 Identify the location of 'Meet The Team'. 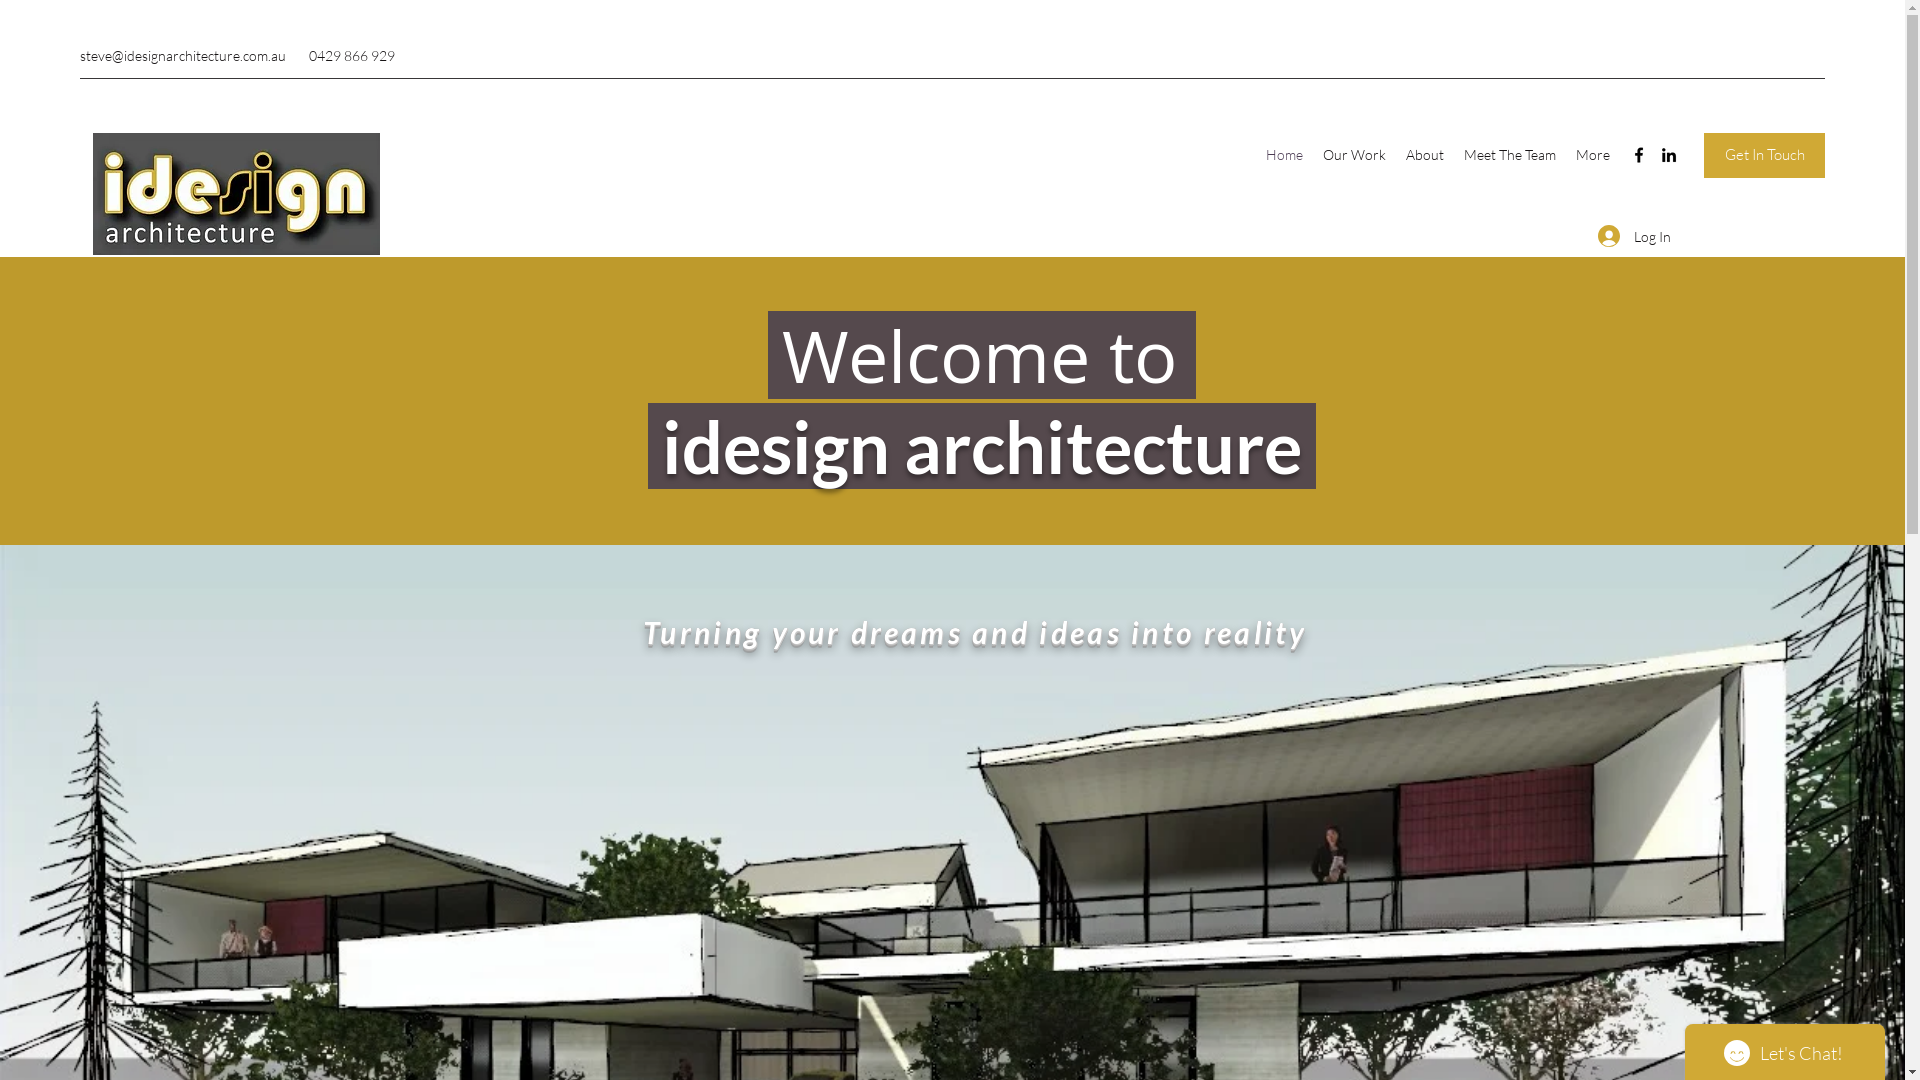
(1510, 153).